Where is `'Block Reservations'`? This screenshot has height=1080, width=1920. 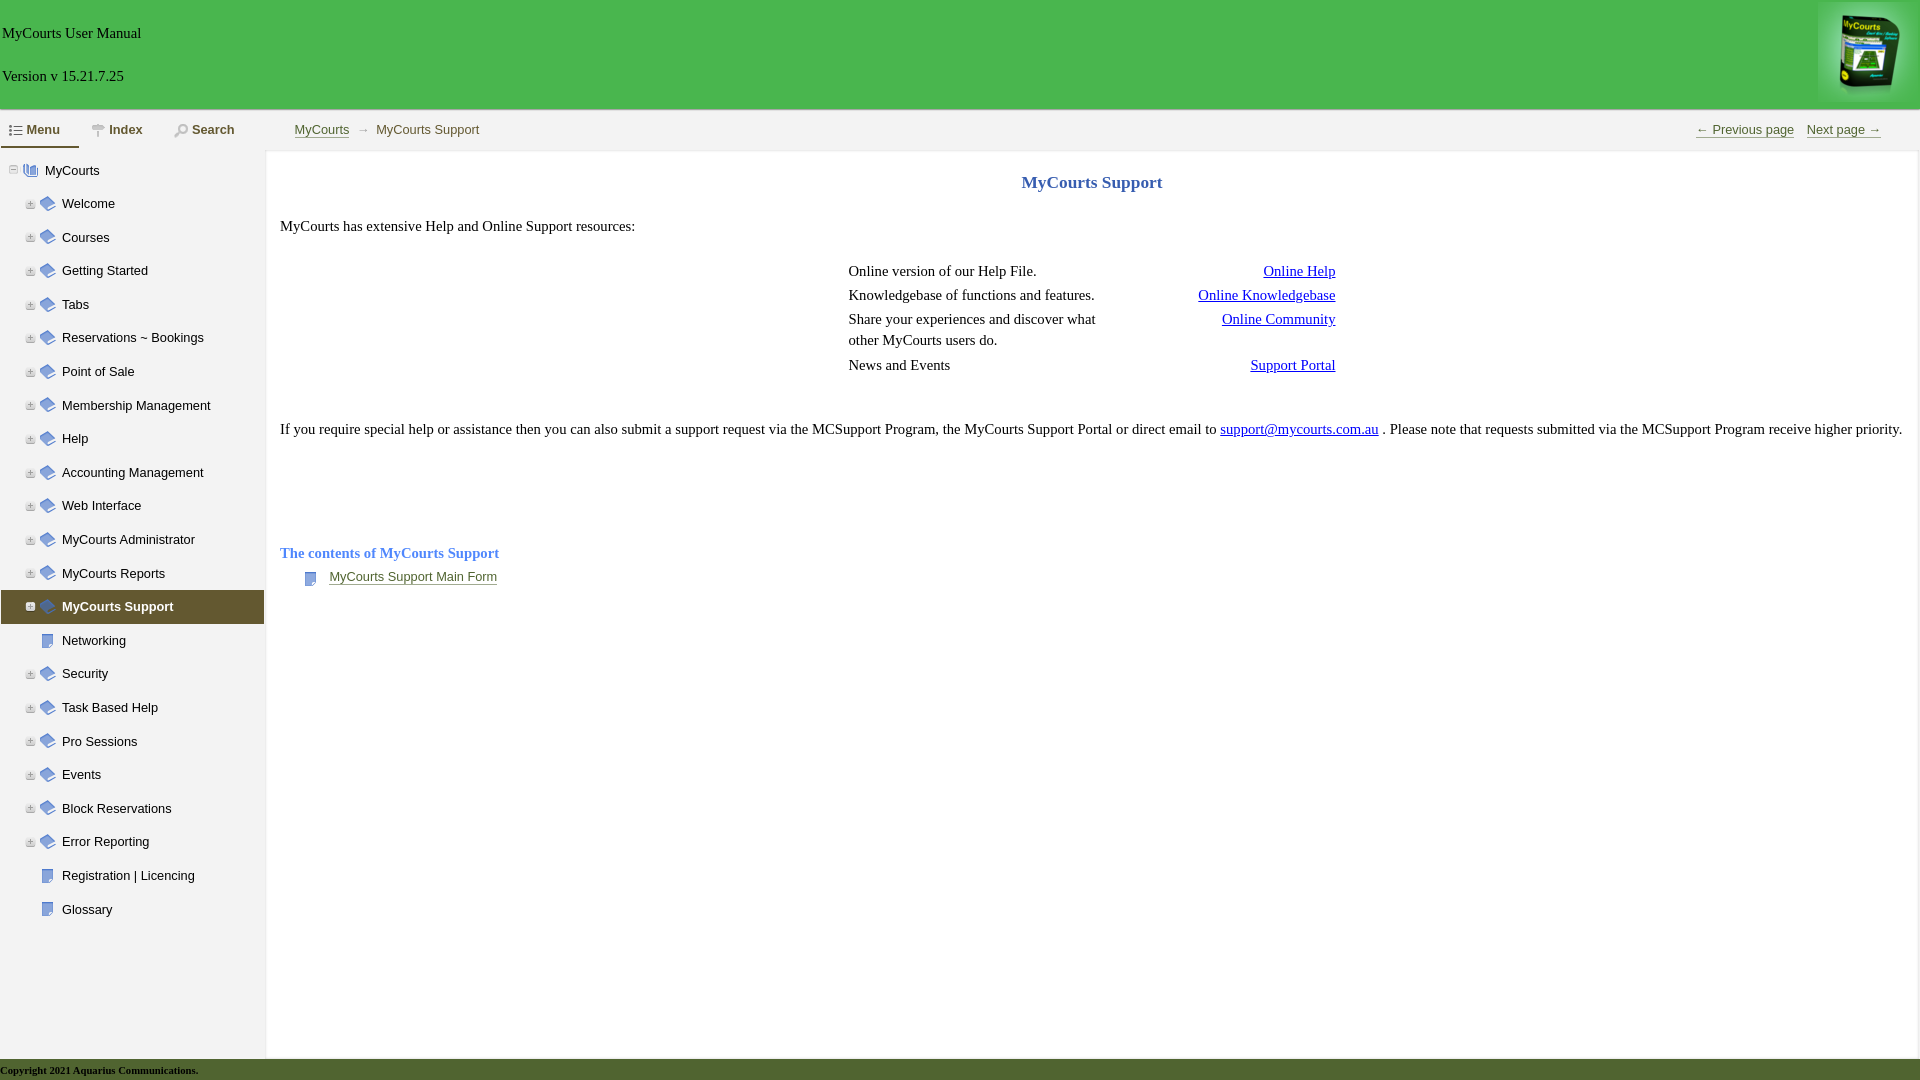
'Block Reservations' is located at coordinates (188, 808).